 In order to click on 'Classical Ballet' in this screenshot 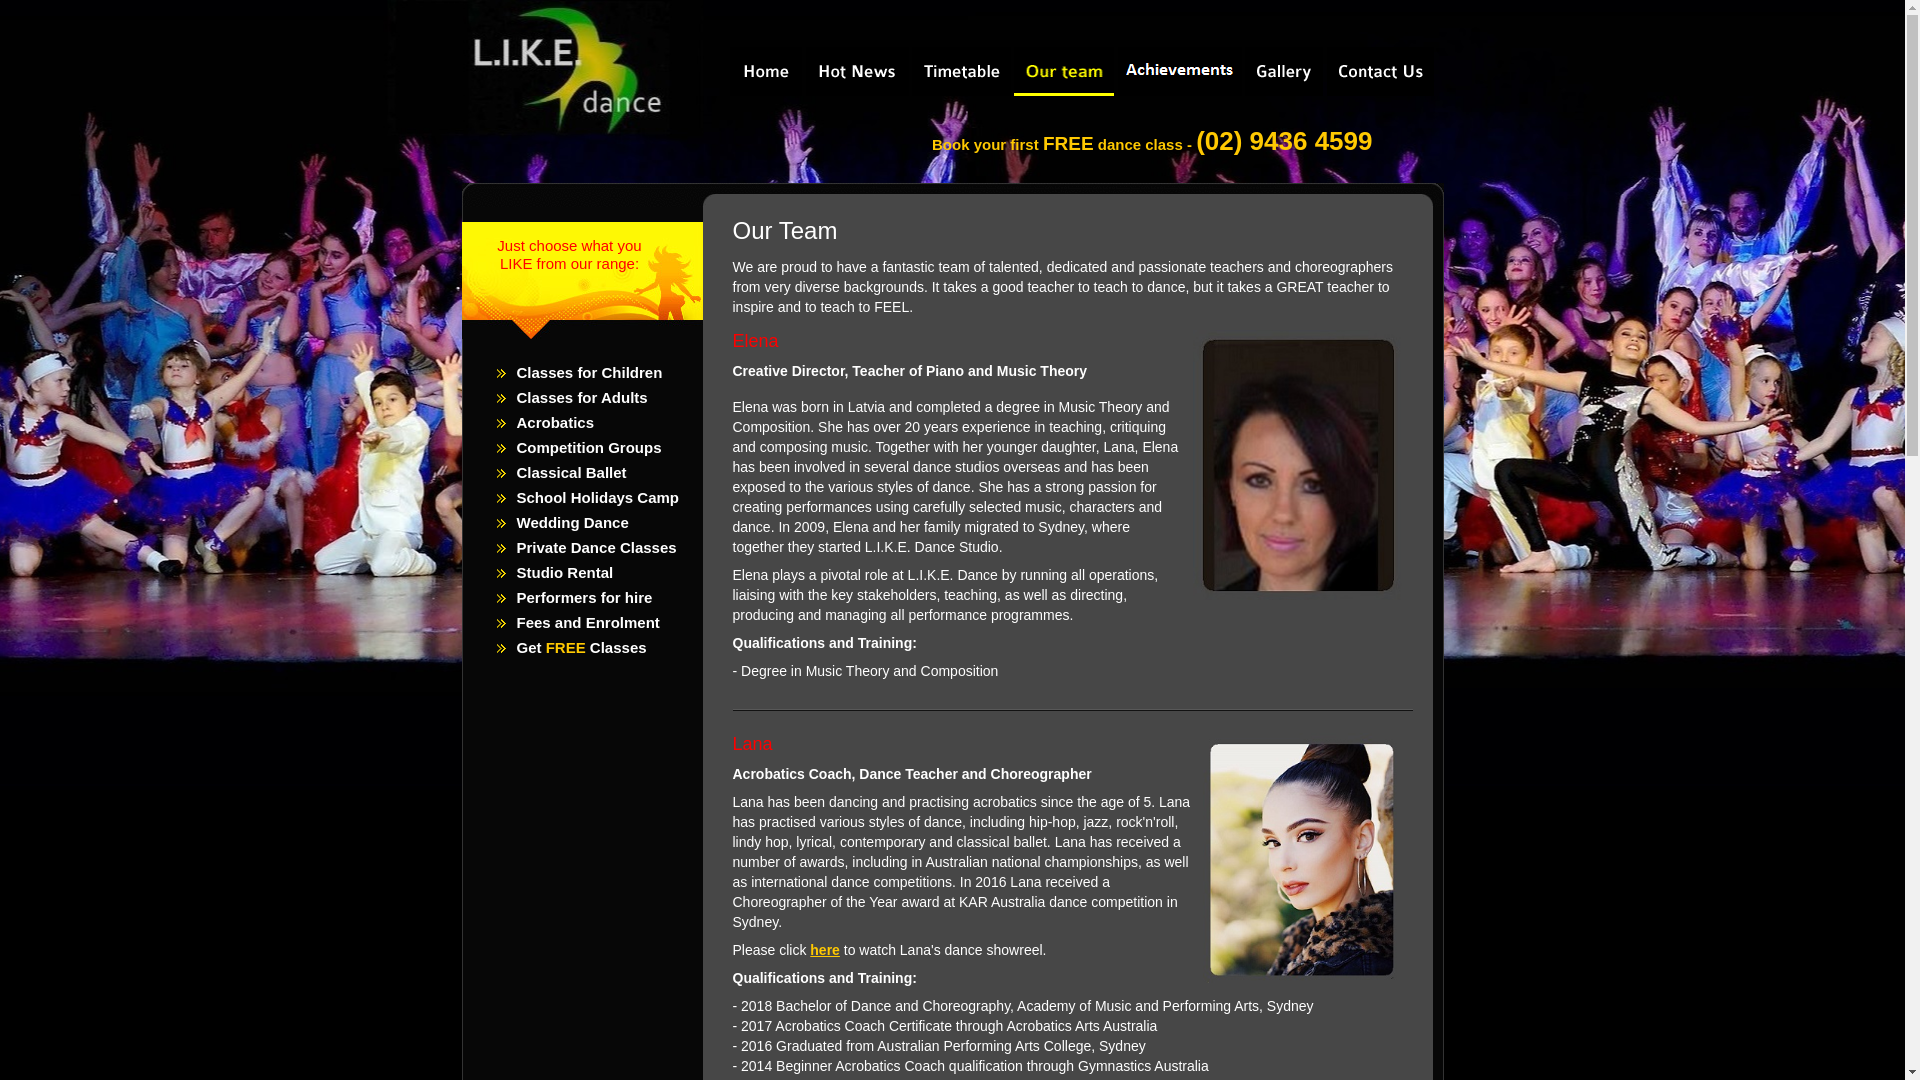, I will do `click(570, 472)`.